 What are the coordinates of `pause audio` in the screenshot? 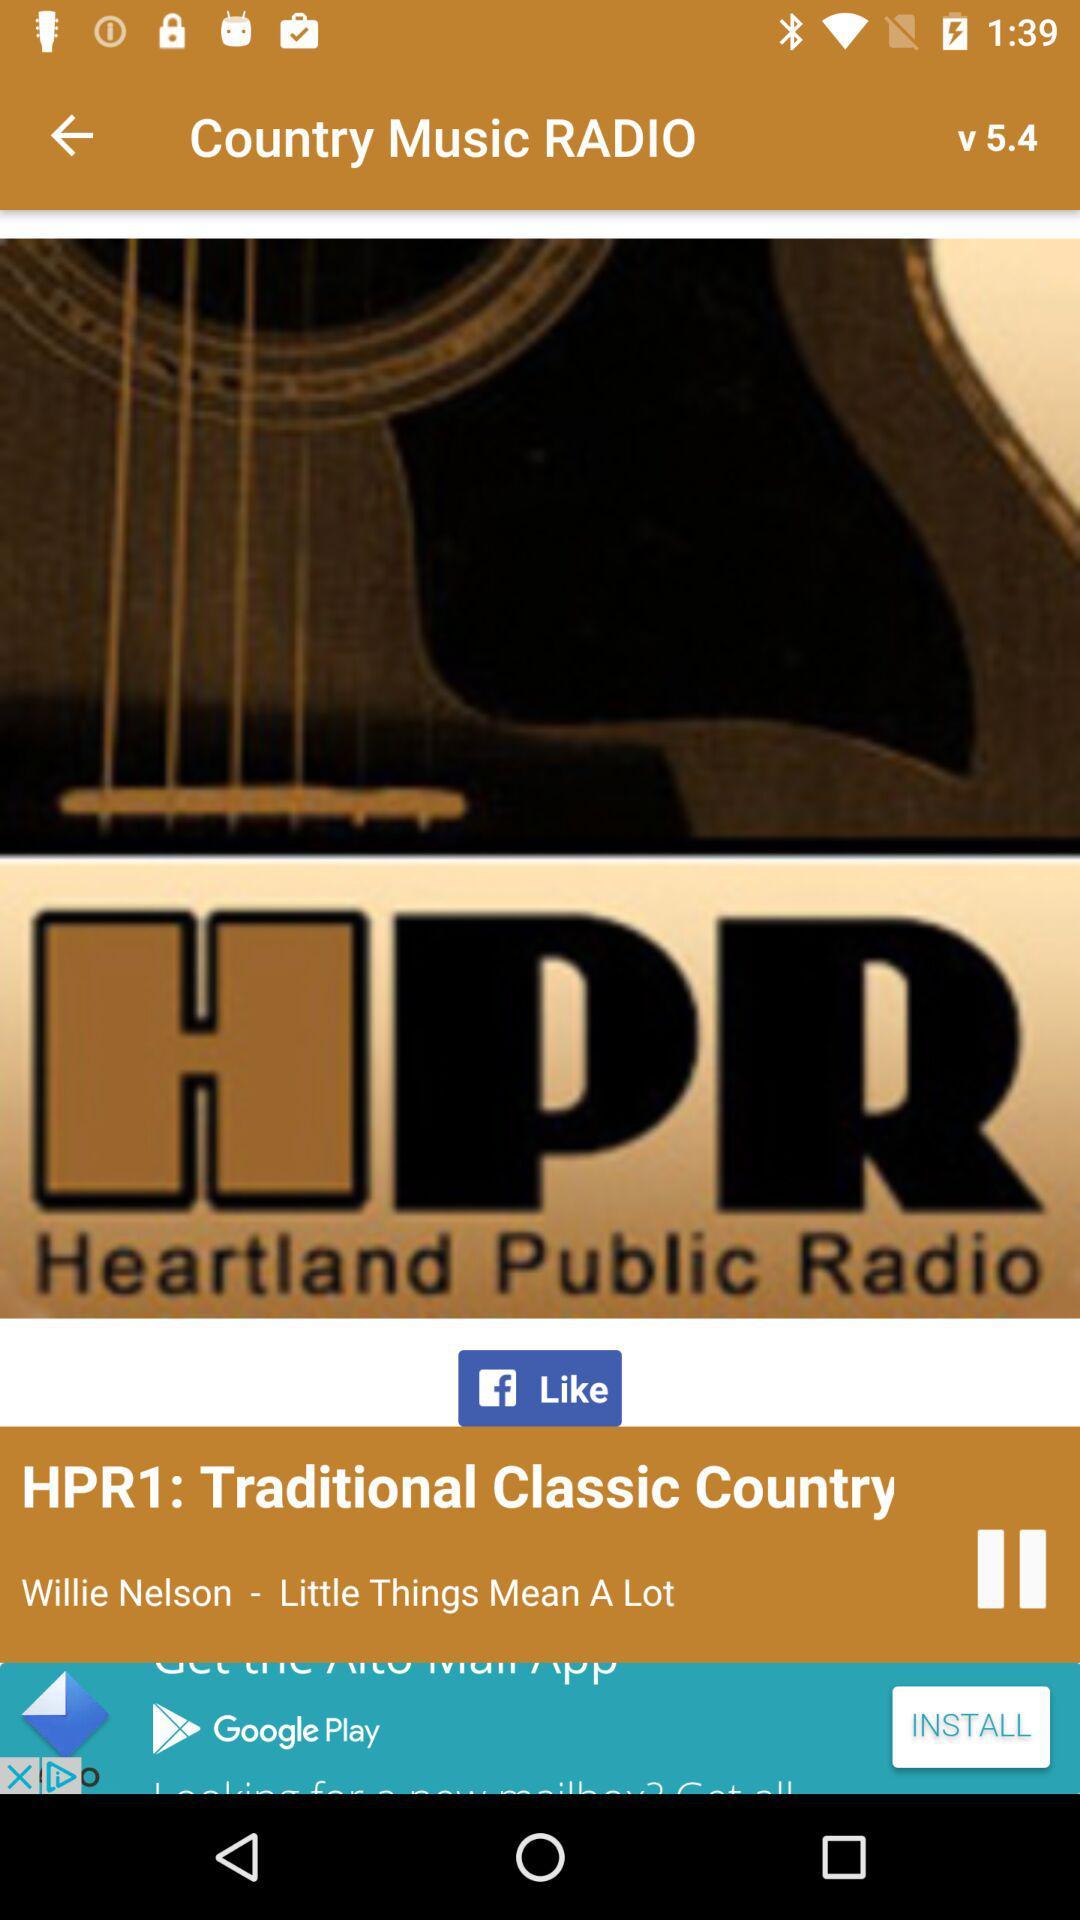 It's located at (1011, 1568).